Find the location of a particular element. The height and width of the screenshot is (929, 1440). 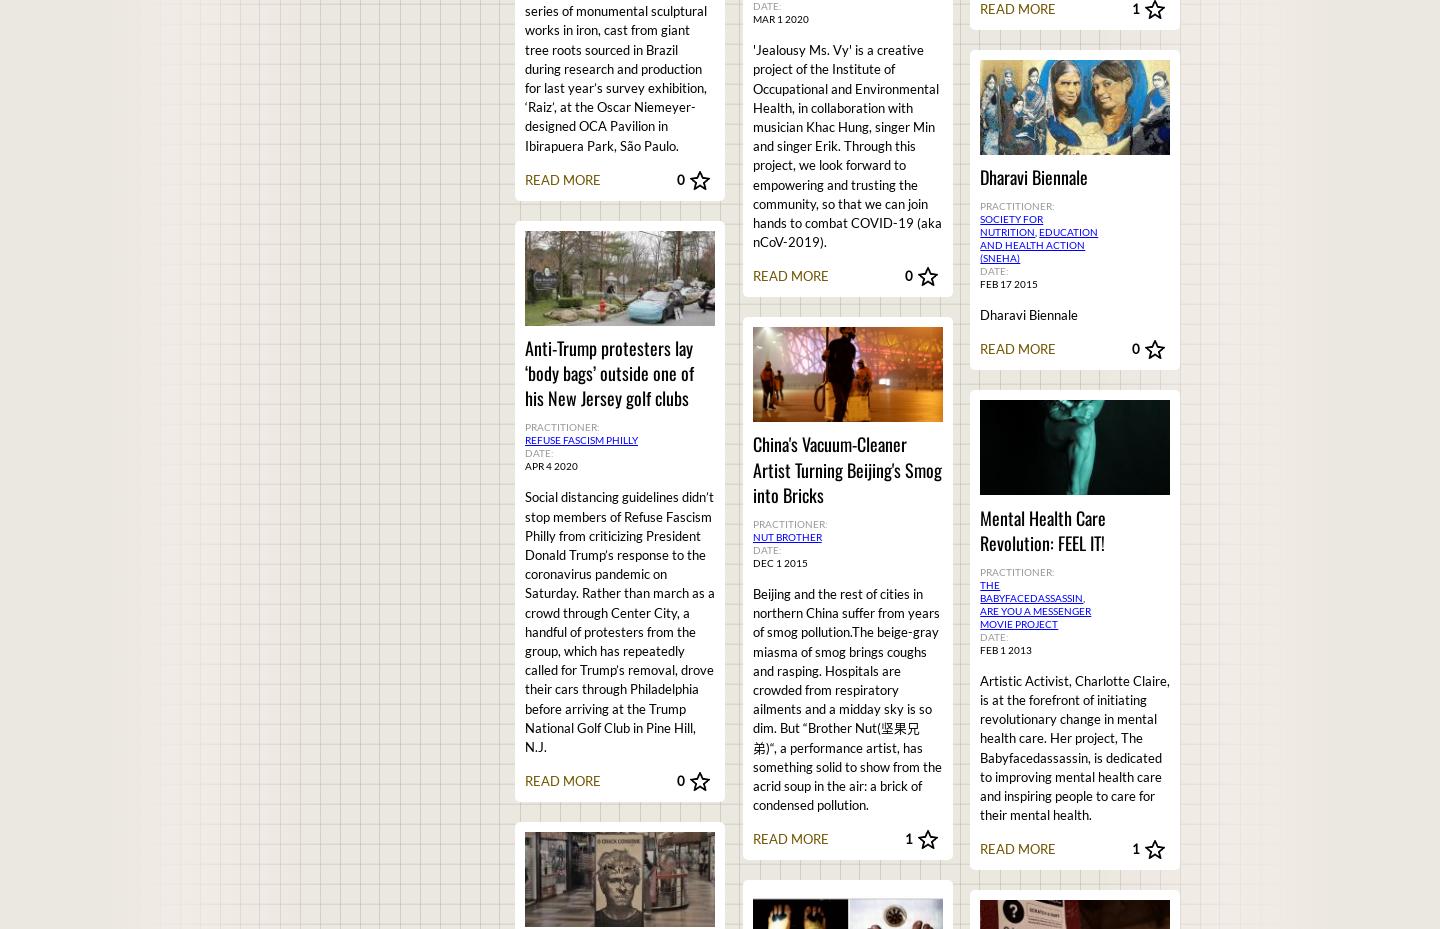

'Refuse Fascism Philly' is located at coordinates (581, 438).